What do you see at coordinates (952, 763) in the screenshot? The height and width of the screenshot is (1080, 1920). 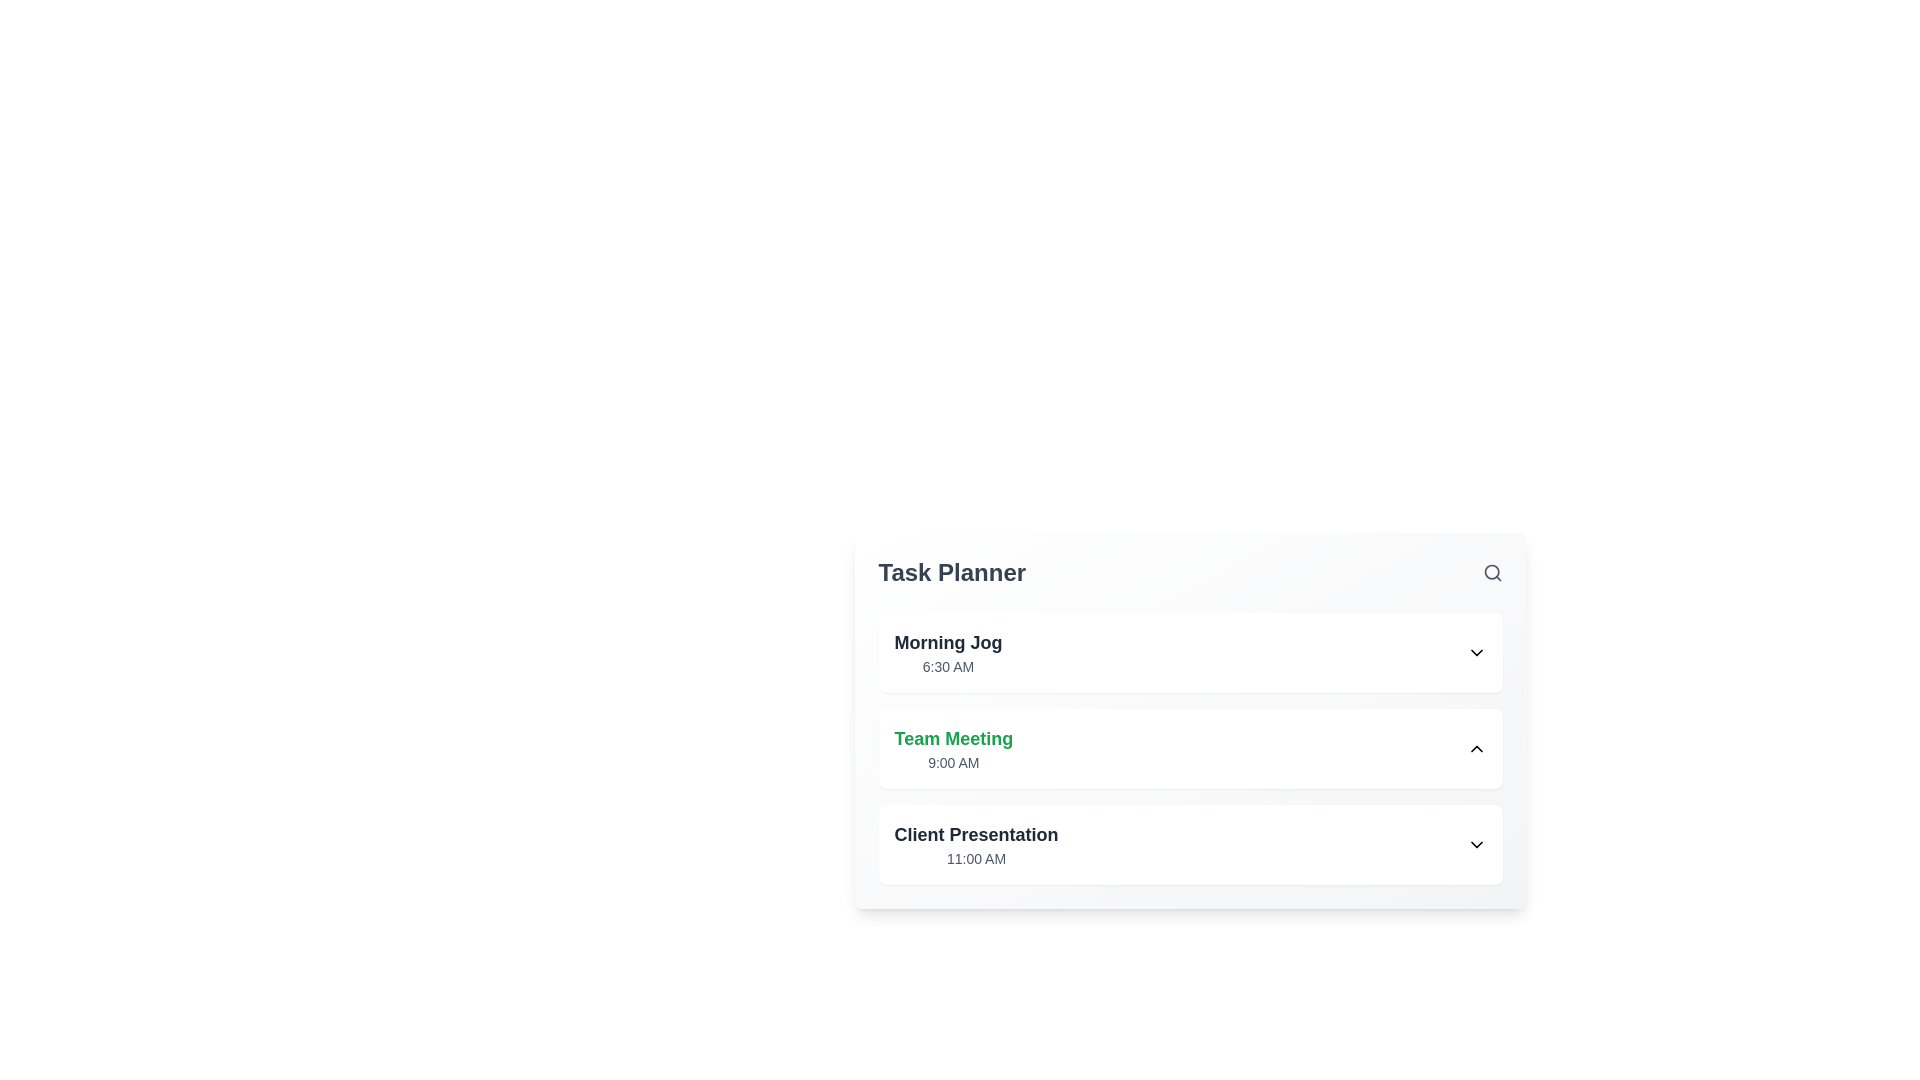 I see `the text label displaying '9:00 AM', which is located below the bold green text 'Team Meeting' in the task scheduling interface` at bounding box center [952, 763].